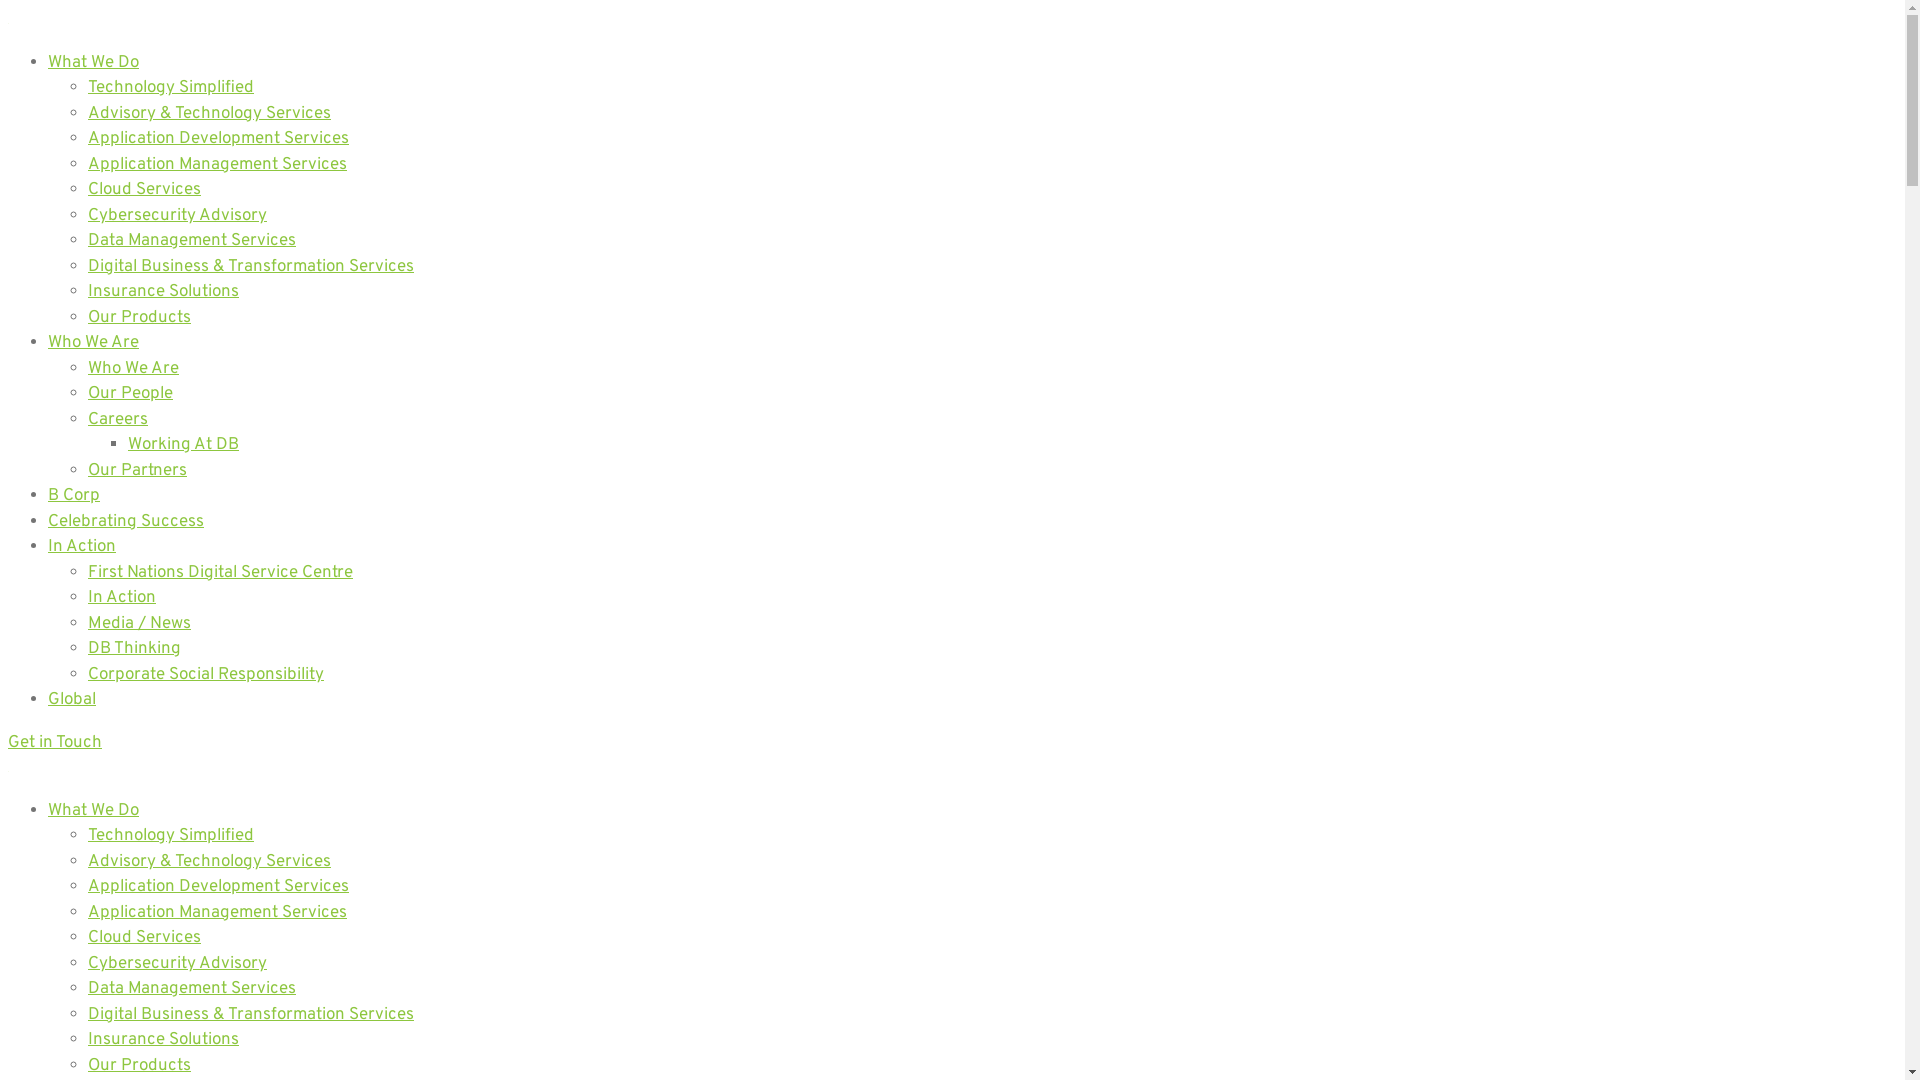  What do you see at coordinates (143, 937) in the screenshot?
I see `'Cloud Services'` at bounding box center [143, 937].